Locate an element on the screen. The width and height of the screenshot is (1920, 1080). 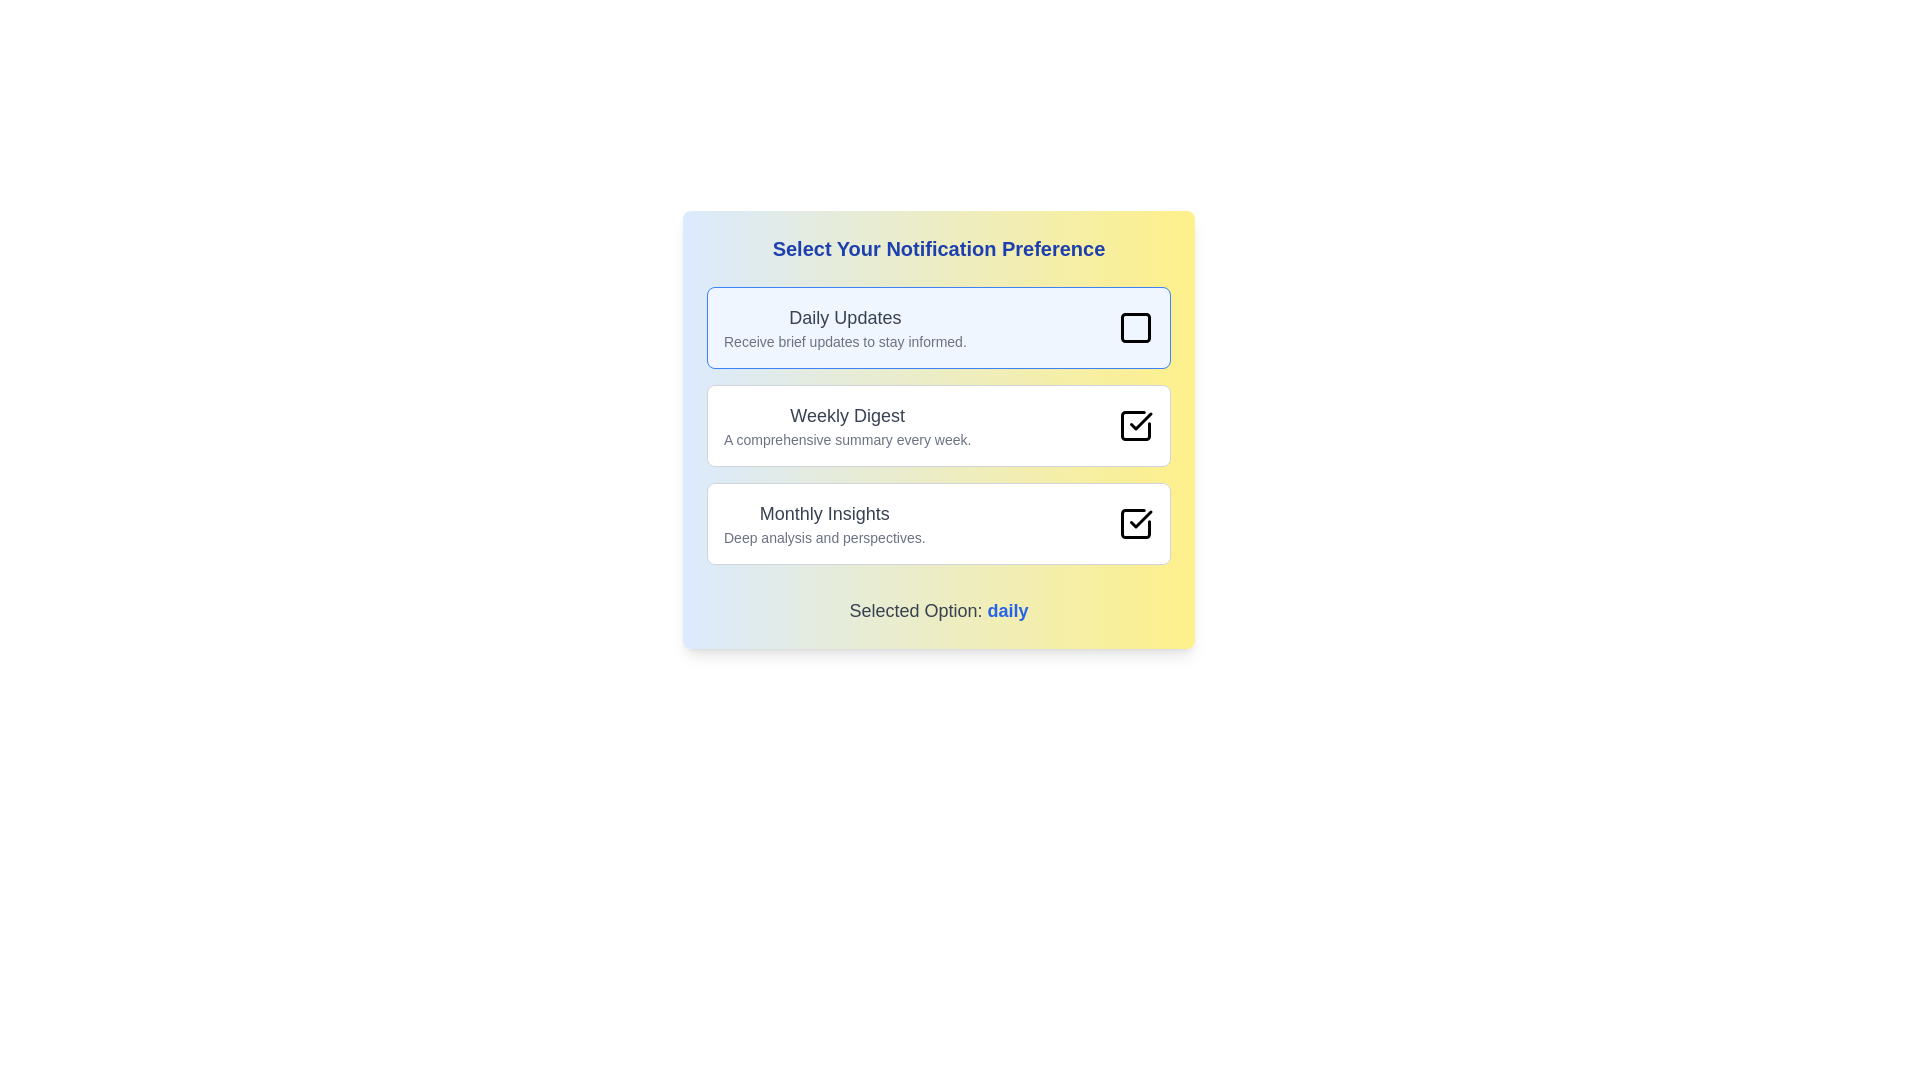
the 'Weekly Digest' text label, which is prominently displayed in bold gray font as the header of the middle option in a card layout, positioned between 'Daily Updates' and 'Monthly Insights' is located at coordinates (847, 415).